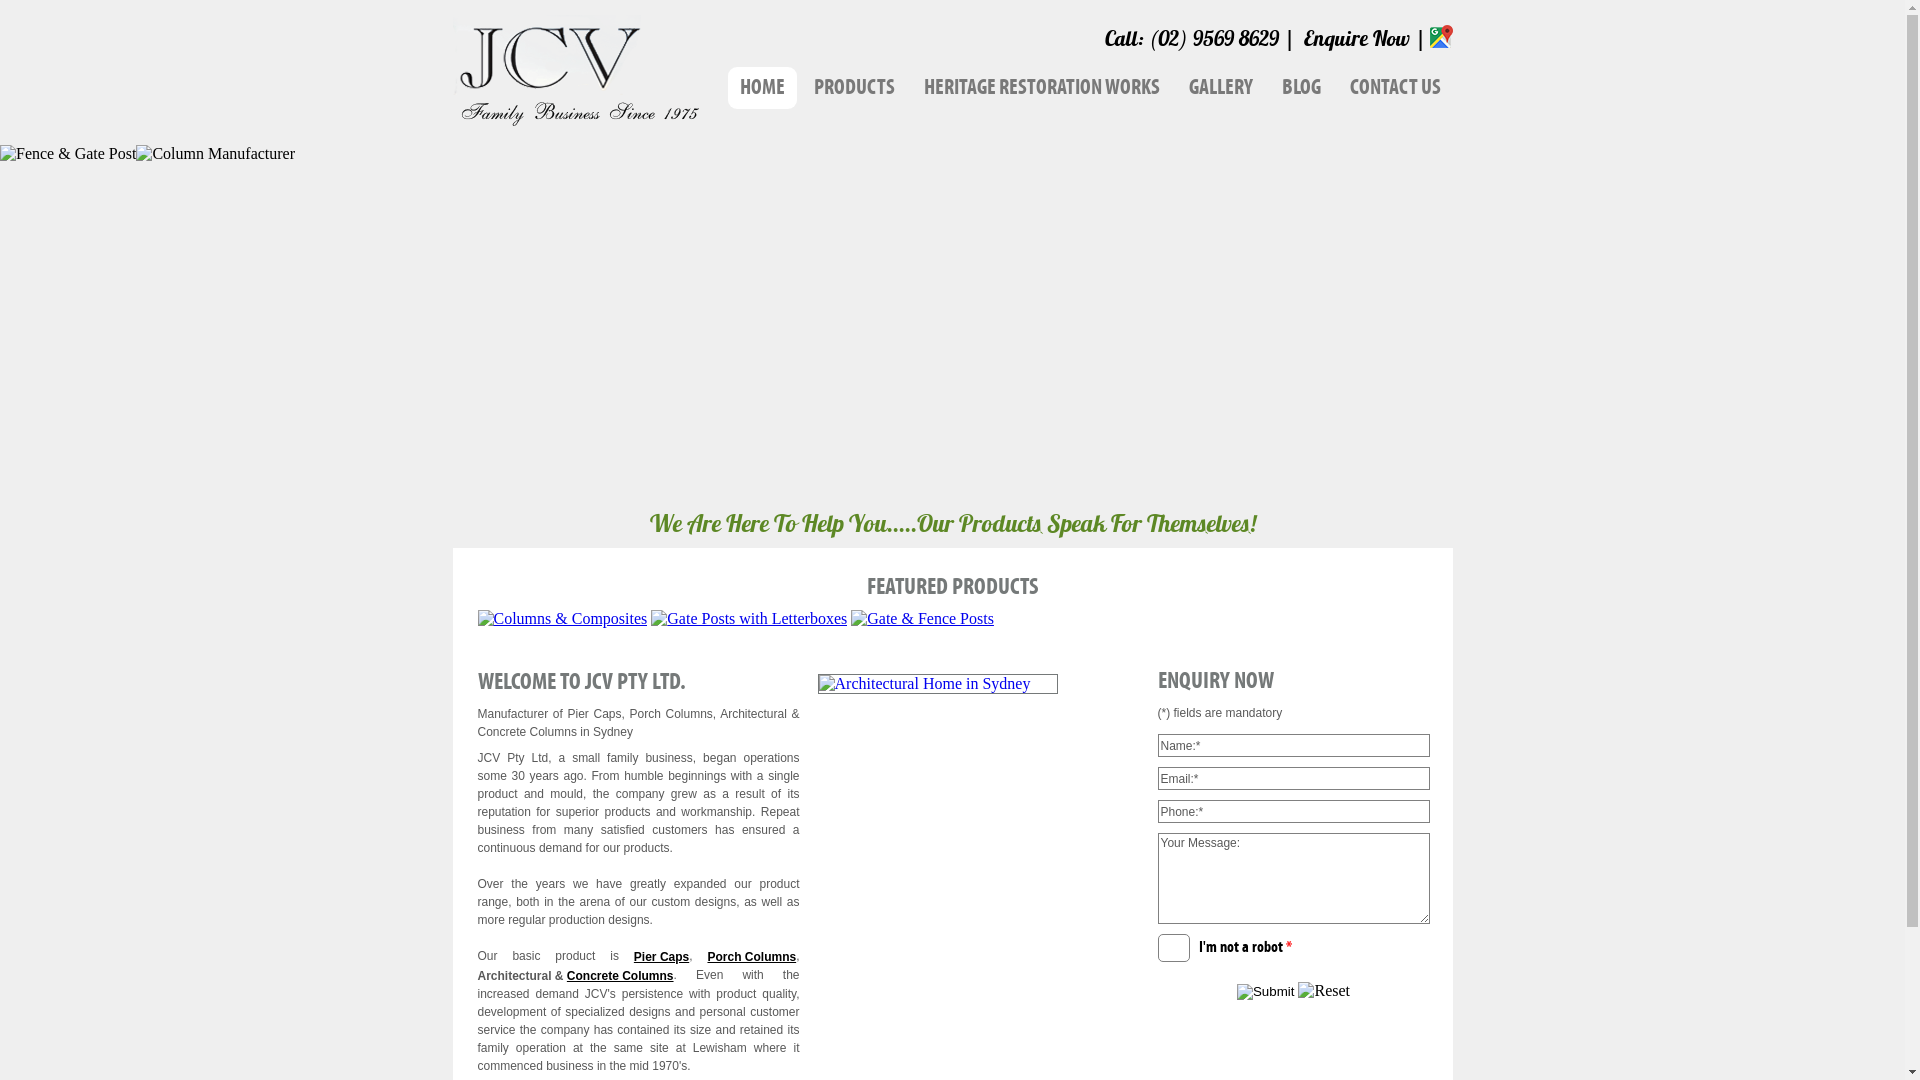 Image resolution: width=1920 pixels, height=1080 pixels. Describe the element at coordinates (1264, 991) in the screenshot. I see `'Submit'` at that location.